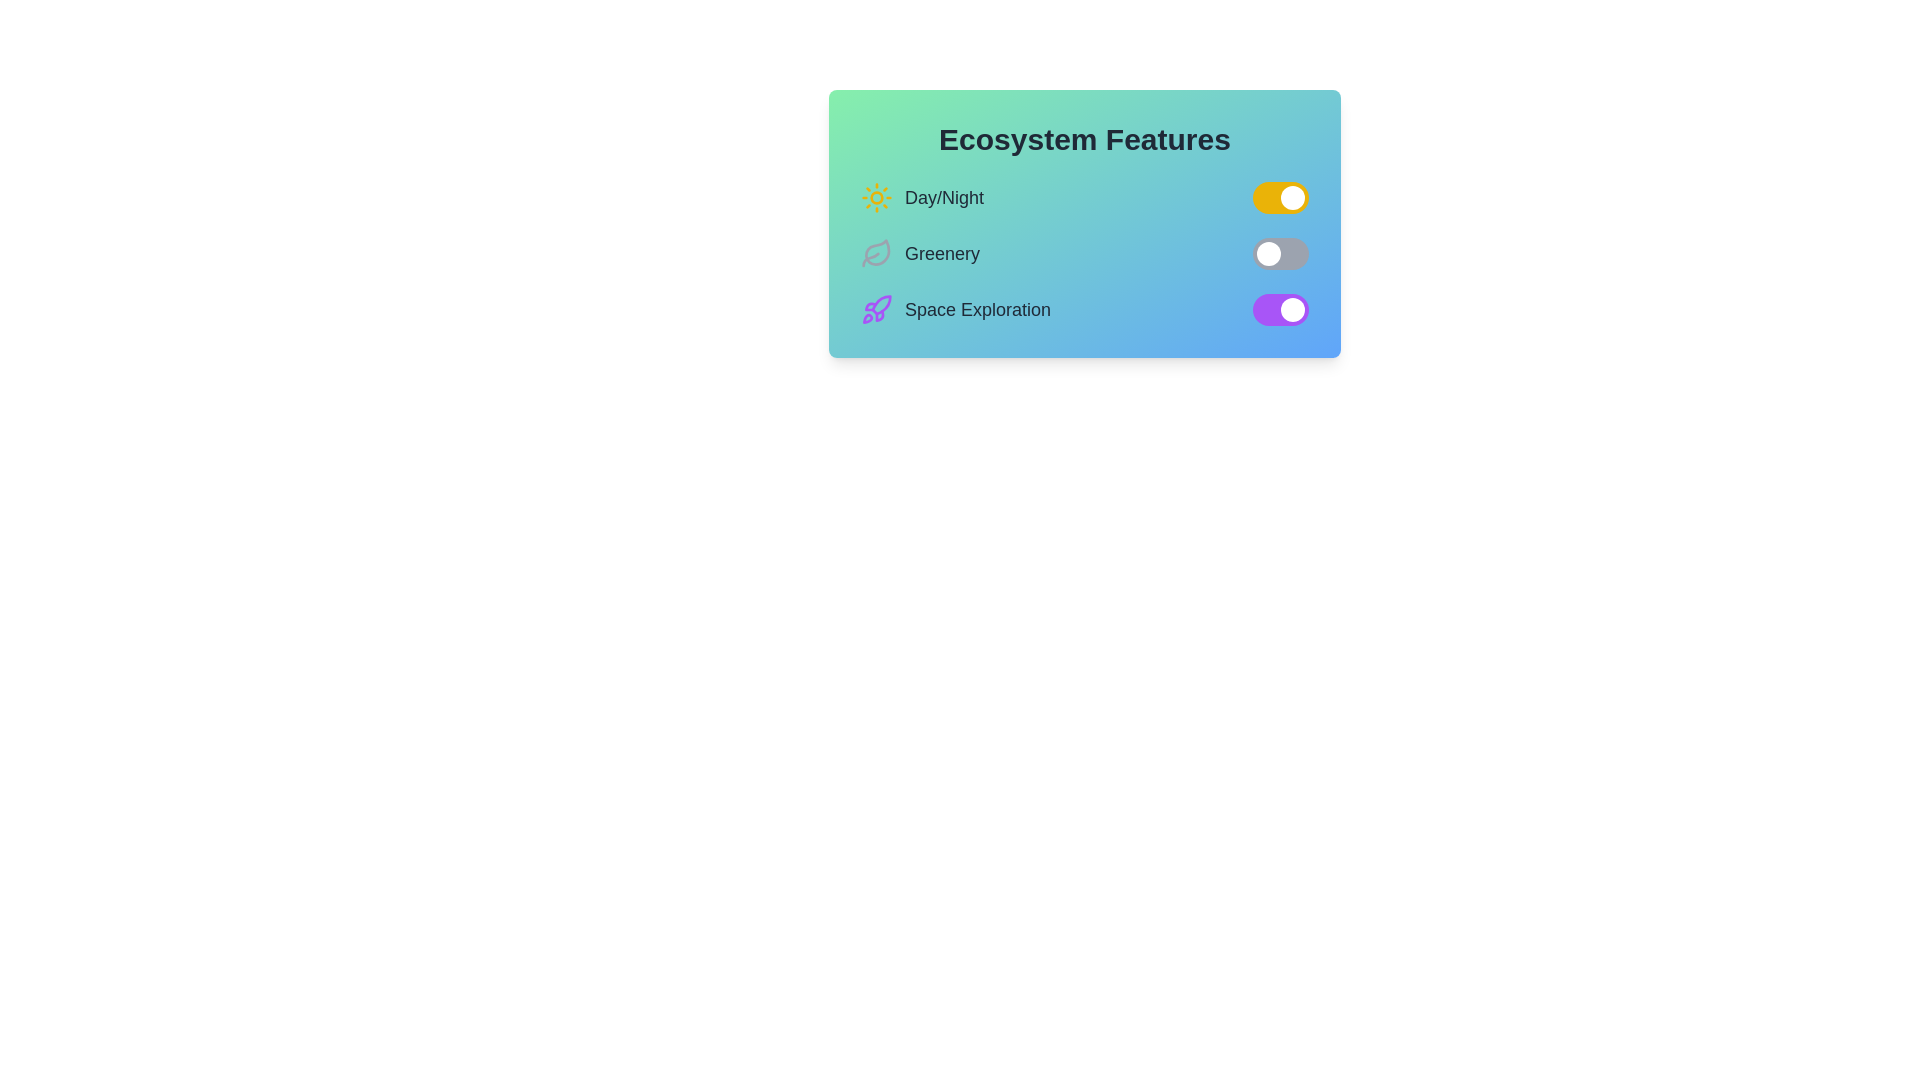  What do you see at coordinates (943, 197) in the screenshot?
I see `the 'Day/Night' text label located in the 'Ecosystem Features' panel, which describes the toggle switch functionality` at bounding box center [943, 197].